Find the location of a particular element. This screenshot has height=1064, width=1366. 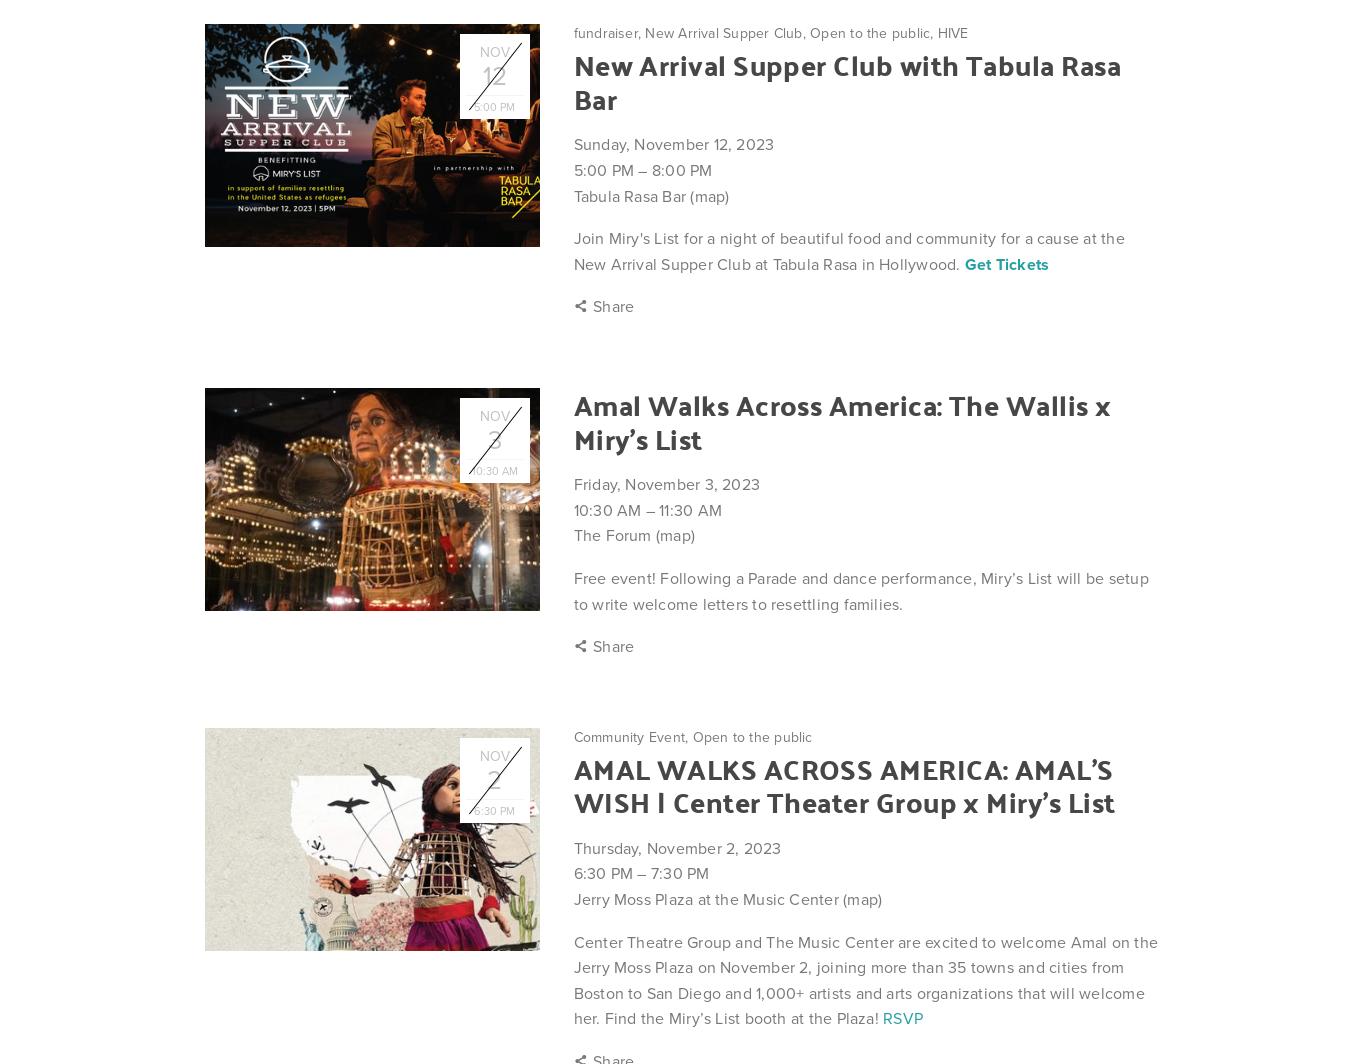

'New Arrival Supper Club with Tabula Rasa Bar' is located at coordinates (846, 80).